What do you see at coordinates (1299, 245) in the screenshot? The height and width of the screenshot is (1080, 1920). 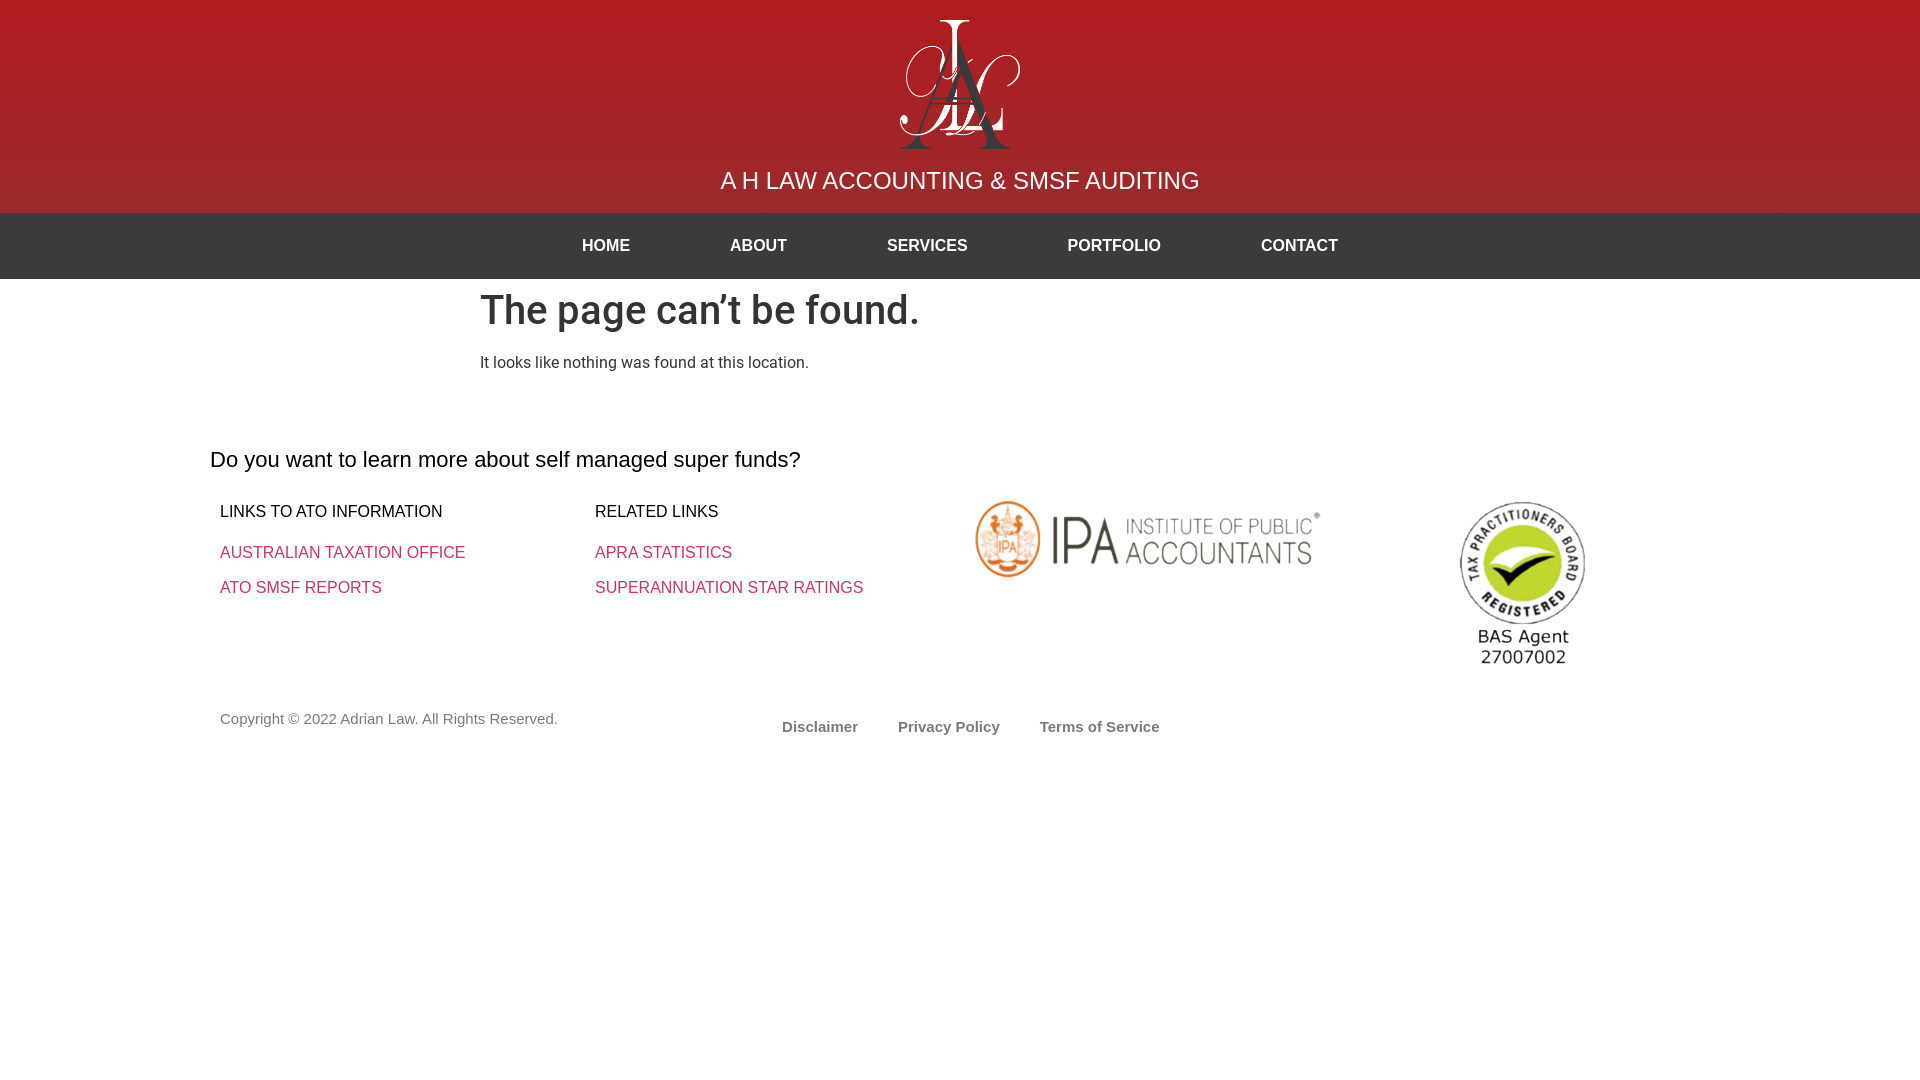 I see `'CONTACT'` at bounding box center [1299, 245].